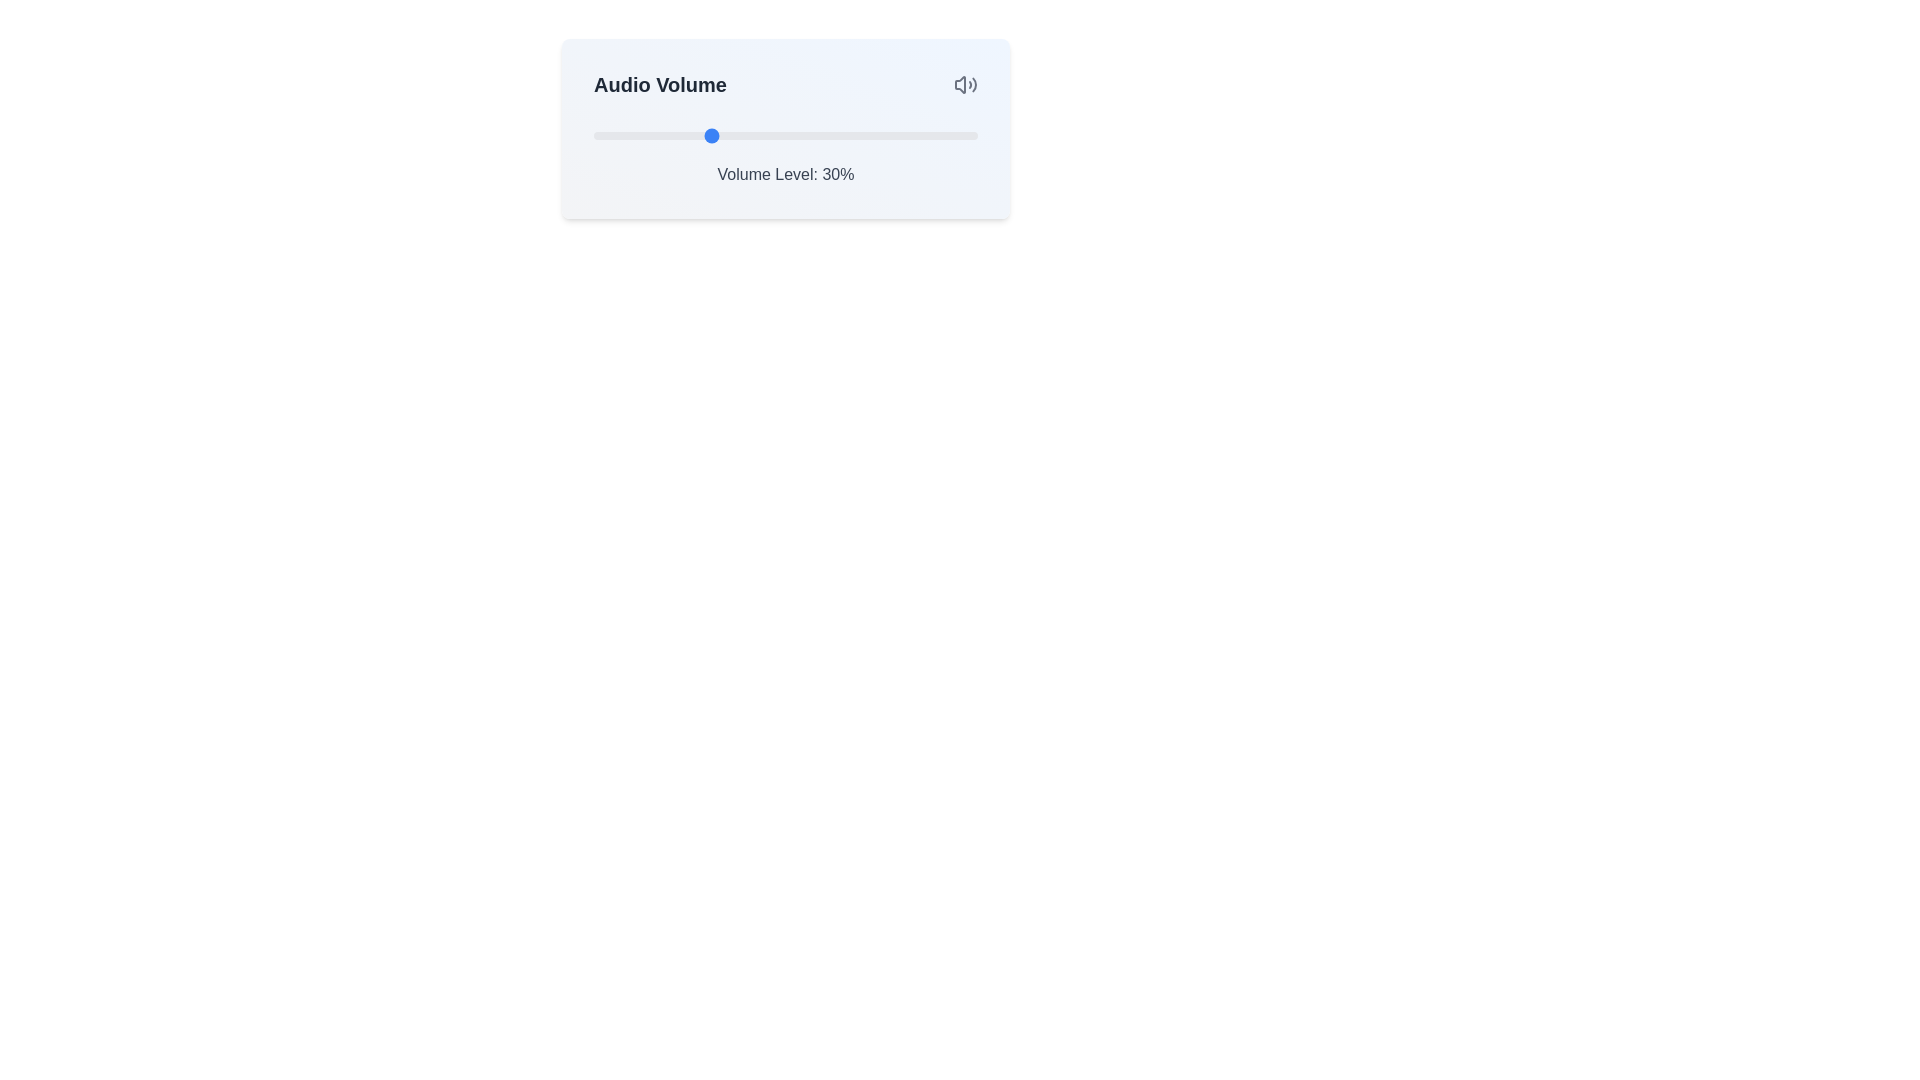 The width and height of the screenshot is (1920, 1080). I want to click on audio volume, so click(801, 135).